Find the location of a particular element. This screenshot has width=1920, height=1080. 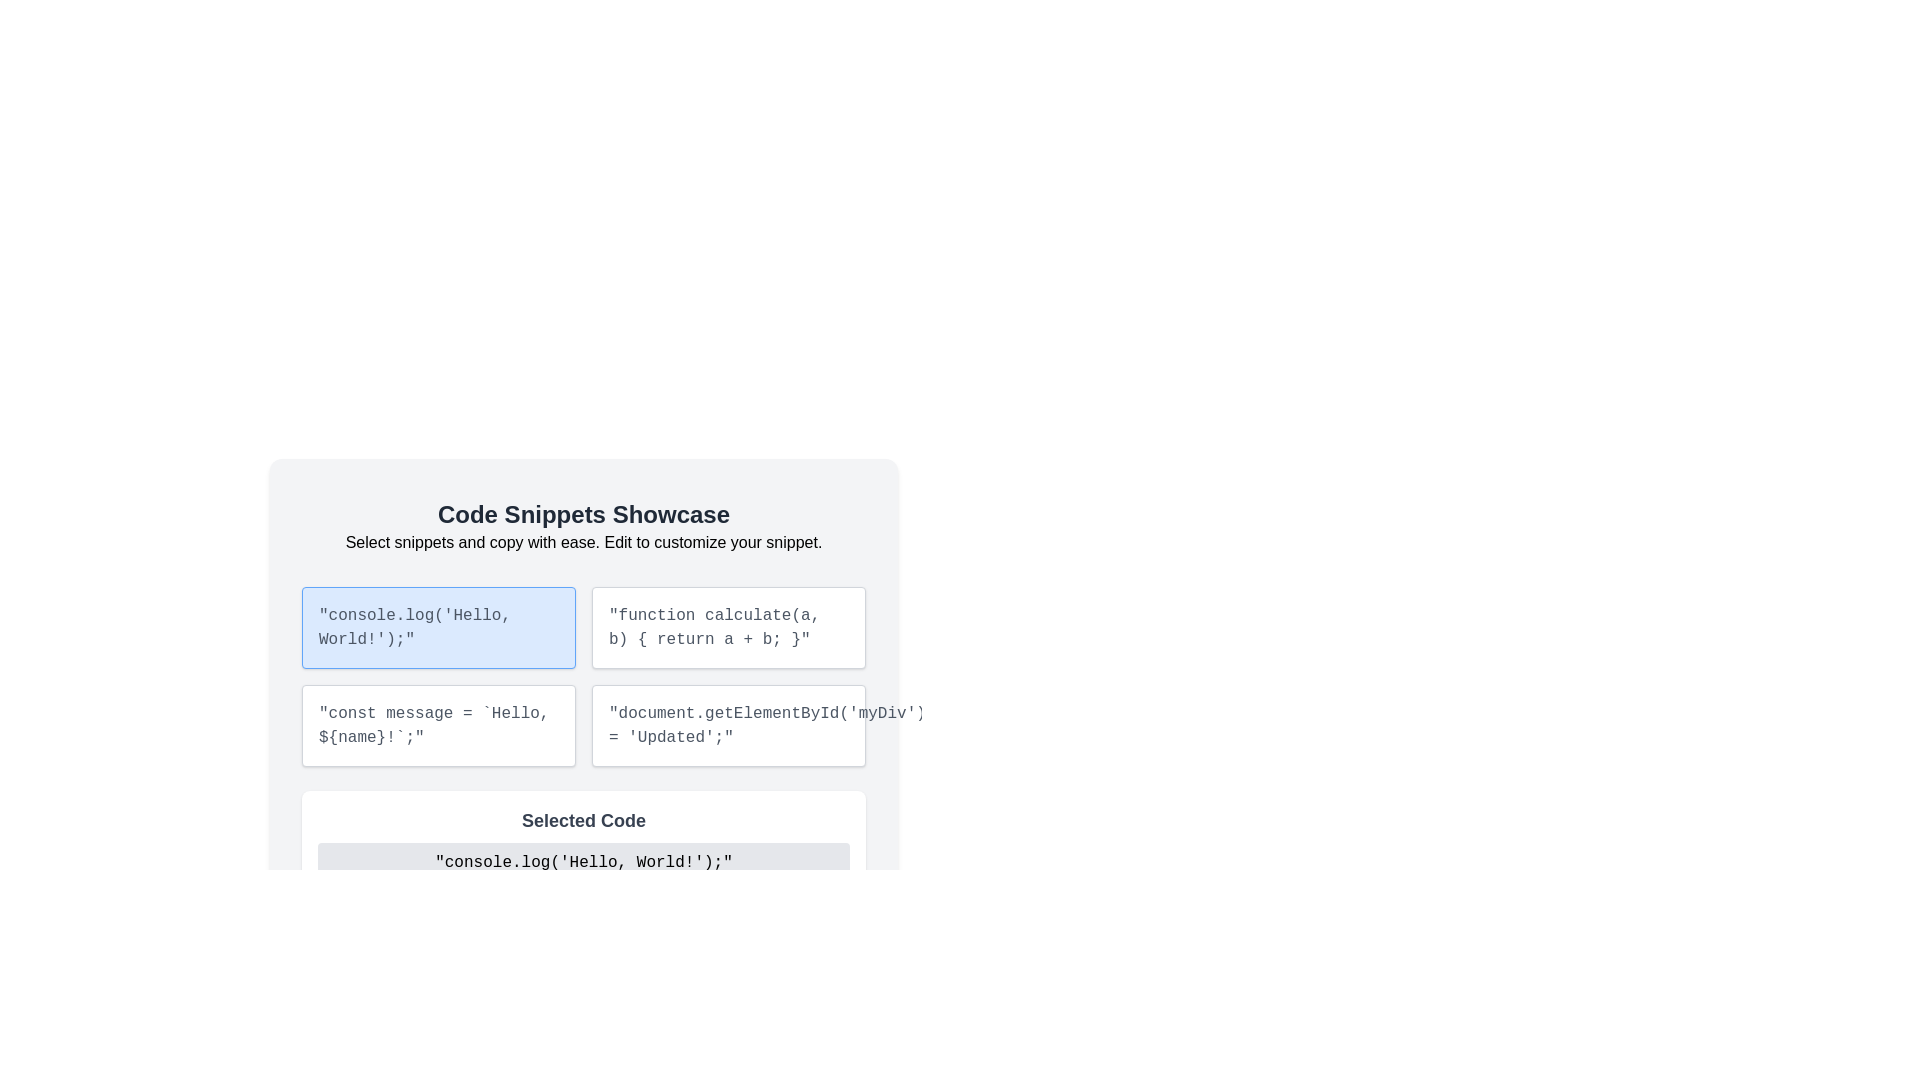

subtitle of the Text label that serves as a header section for the interface, which is located above a grid displaying code snippets is located at coordinates (583, 526).